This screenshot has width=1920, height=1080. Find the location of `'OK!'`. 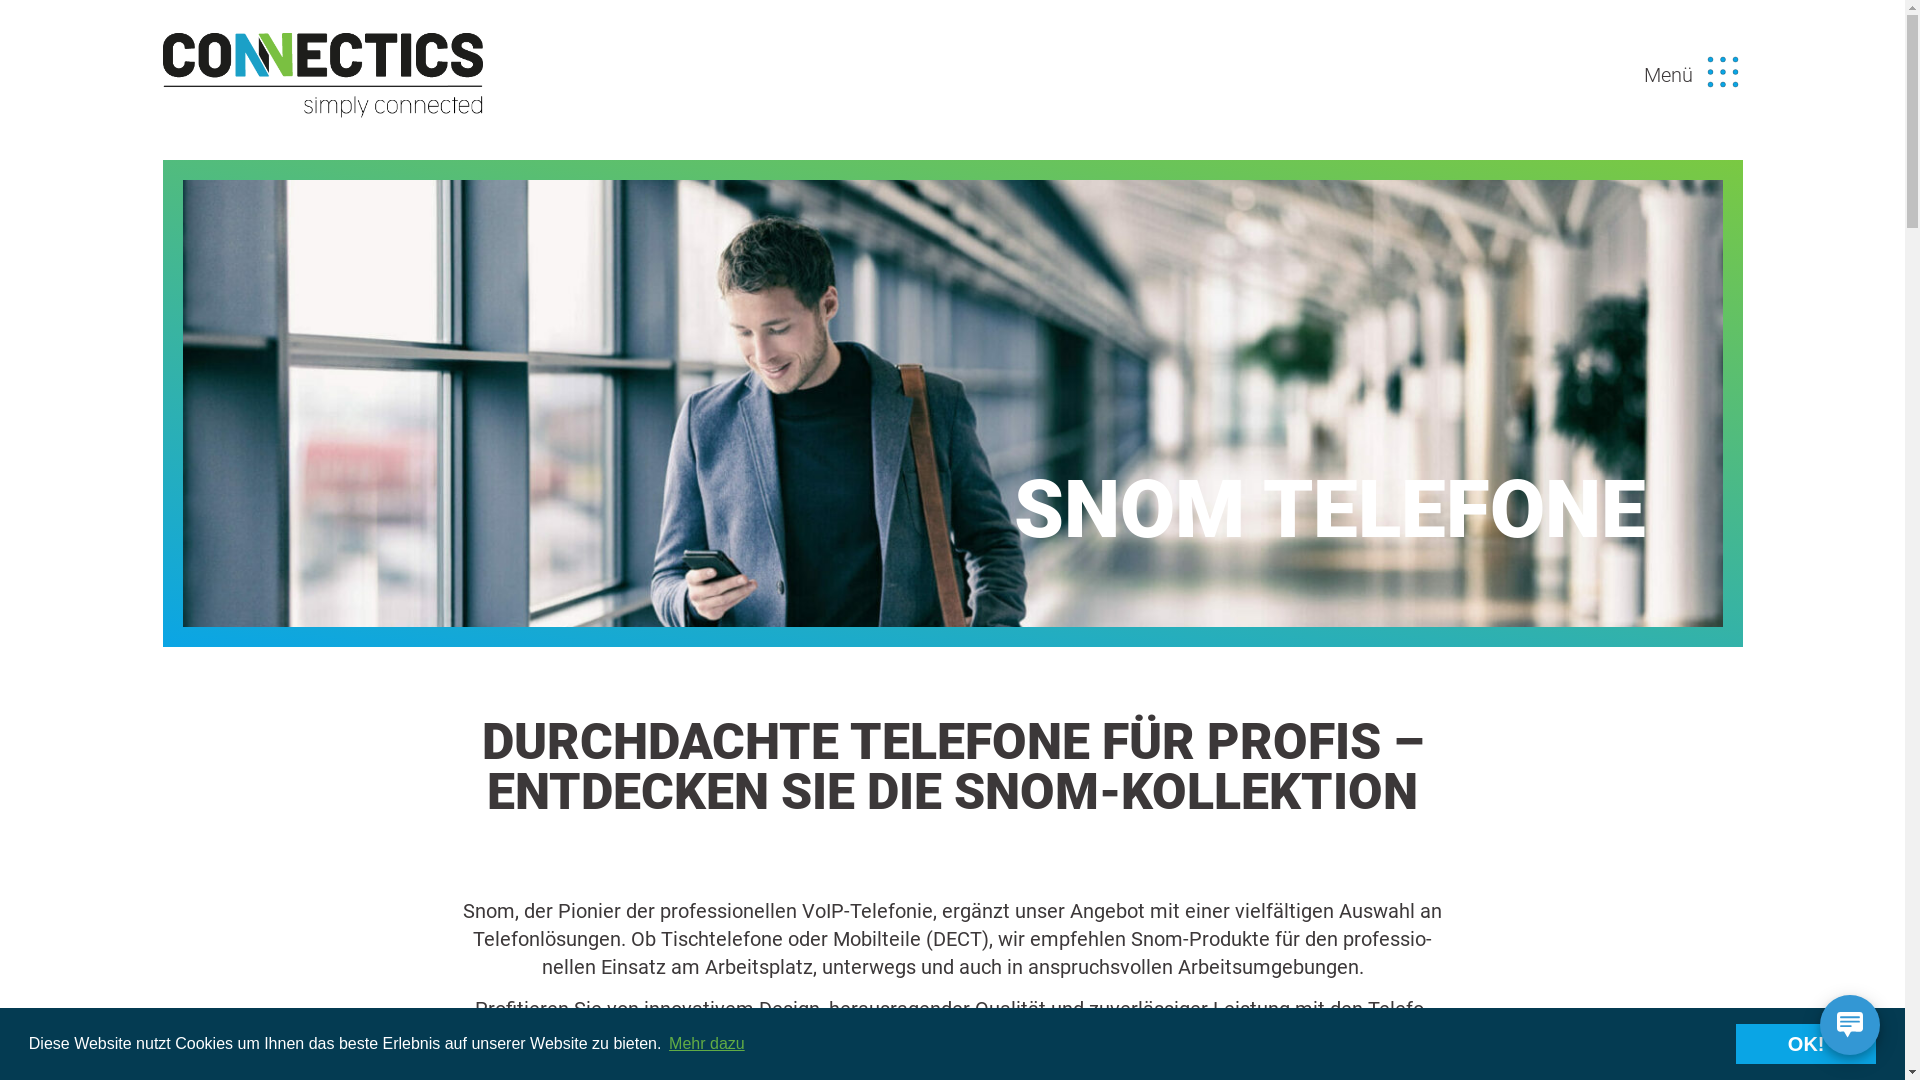

'OK!' is located at coordinates (1805, 1043).